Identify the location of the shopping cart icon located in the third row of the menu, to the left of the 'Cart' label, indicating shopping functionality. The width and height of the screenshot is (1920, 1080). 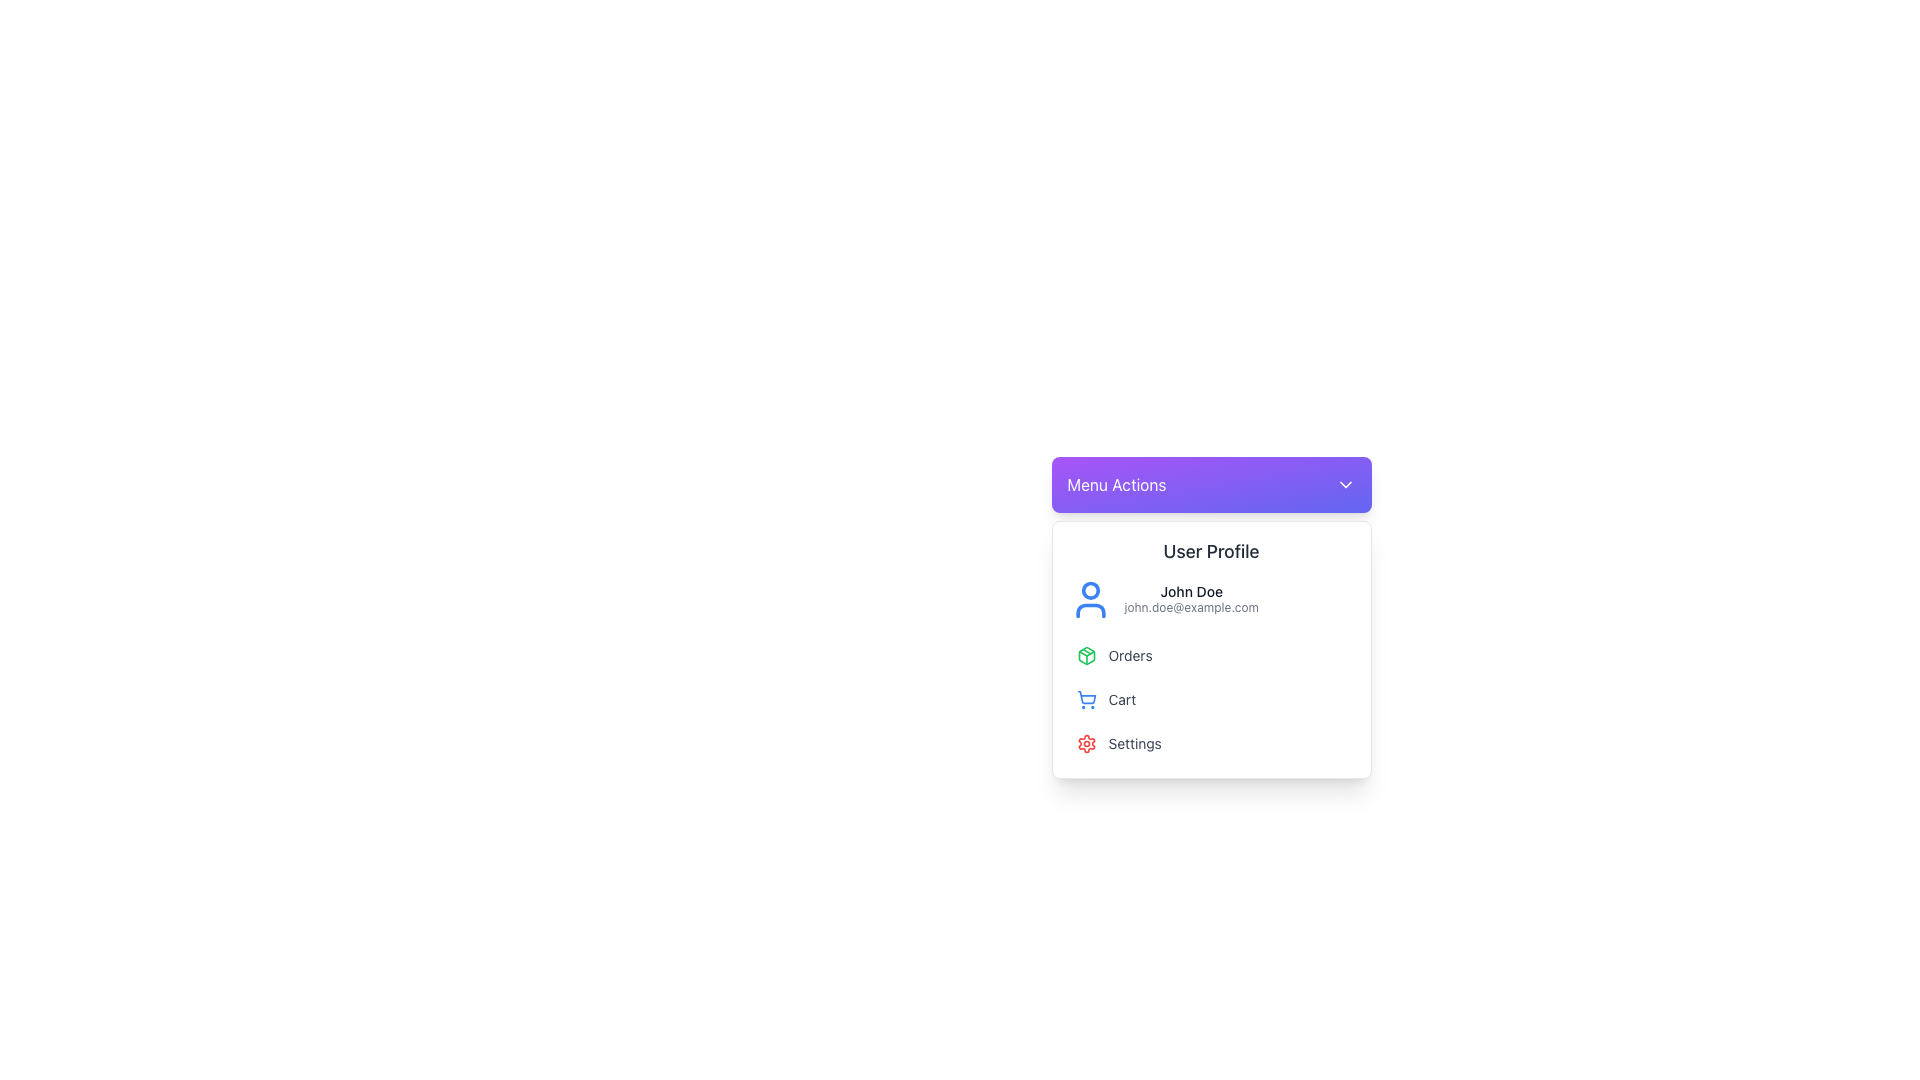
(1085, 696).